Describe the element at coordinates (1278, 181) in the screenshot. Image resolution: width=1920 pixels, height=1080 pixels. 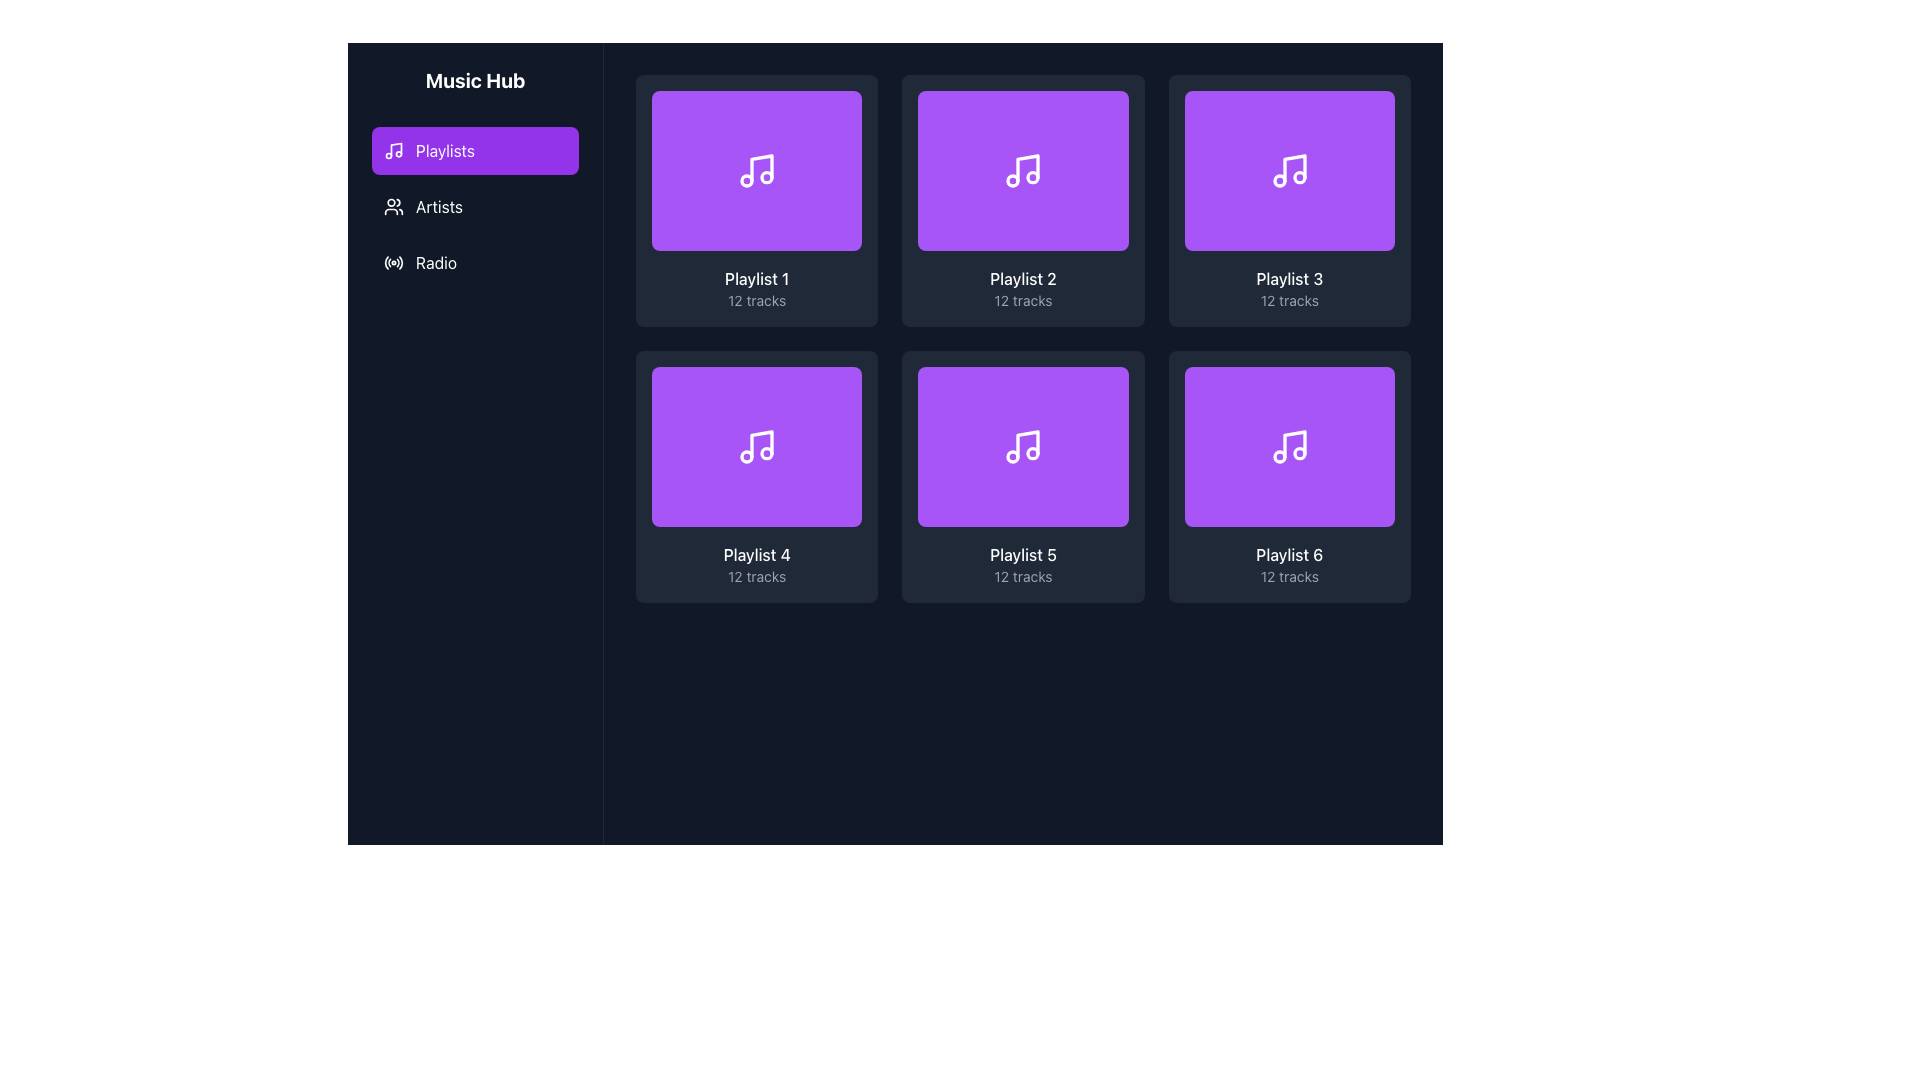
I see `the small minimalist circle SVG element located on the right side of the music note icon, which is part of the 'Playlist 3' block` at that location.